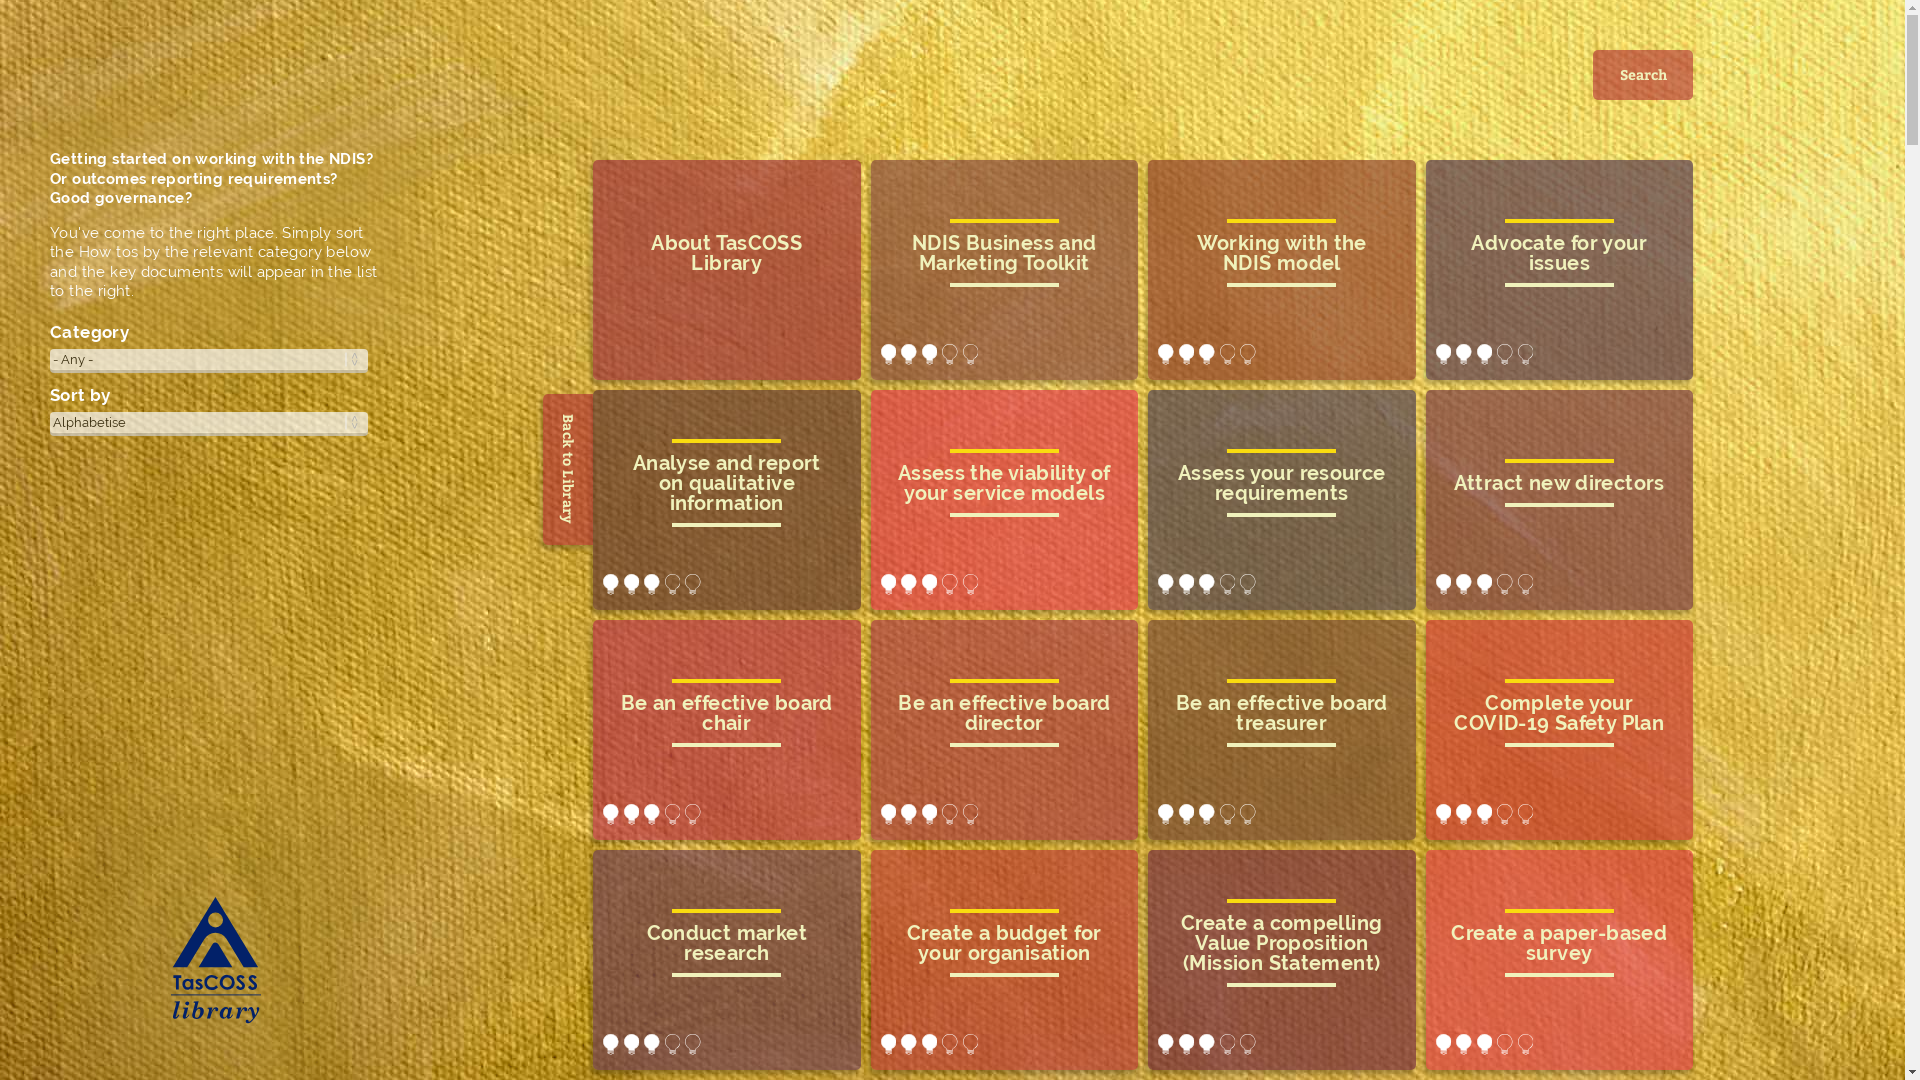 The width and height of the screenshot is (1920, 1080). I want to click on 'be an effective board chair', so click(725, 729).